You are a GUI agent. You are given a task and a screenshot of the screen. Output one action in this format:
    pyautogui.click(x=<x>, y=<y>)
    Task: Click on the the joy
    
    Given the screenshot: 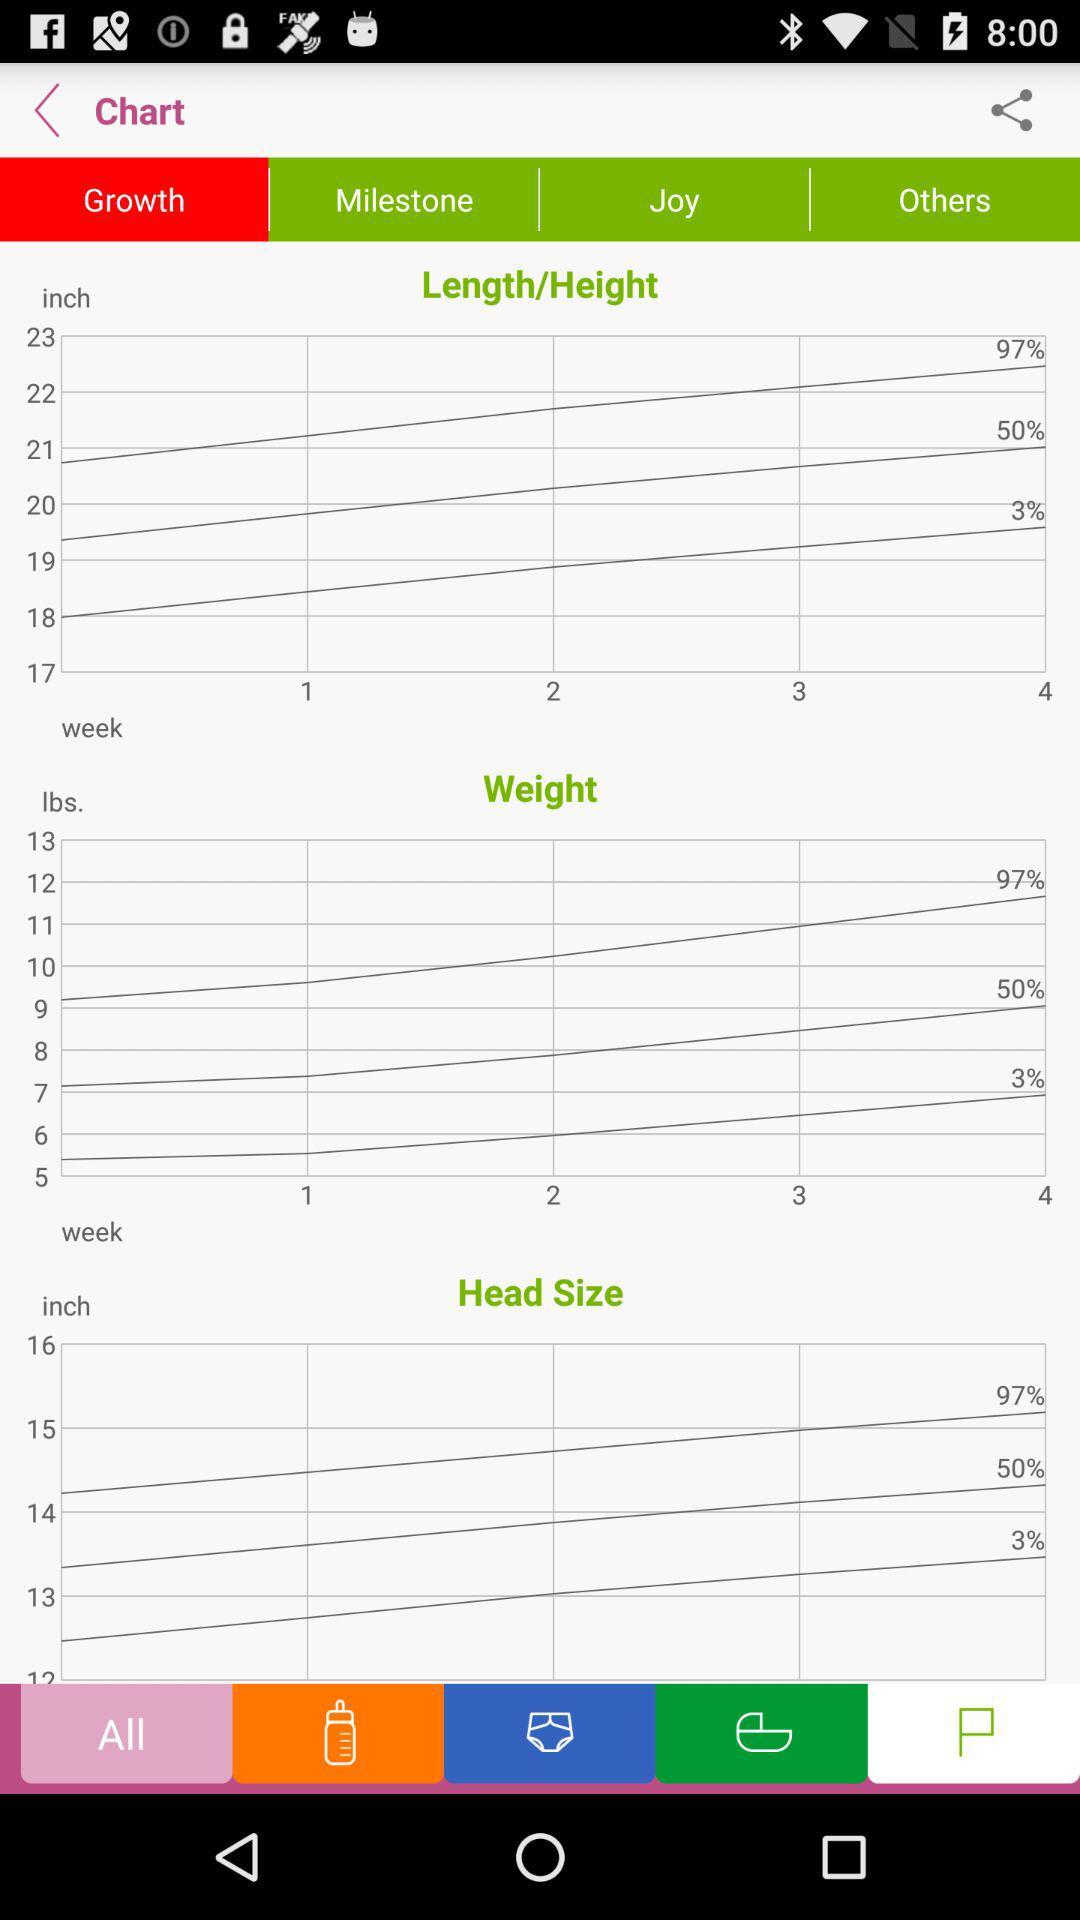 What is the action you would take?
    pyautogui.click(x=674, y=199)
    